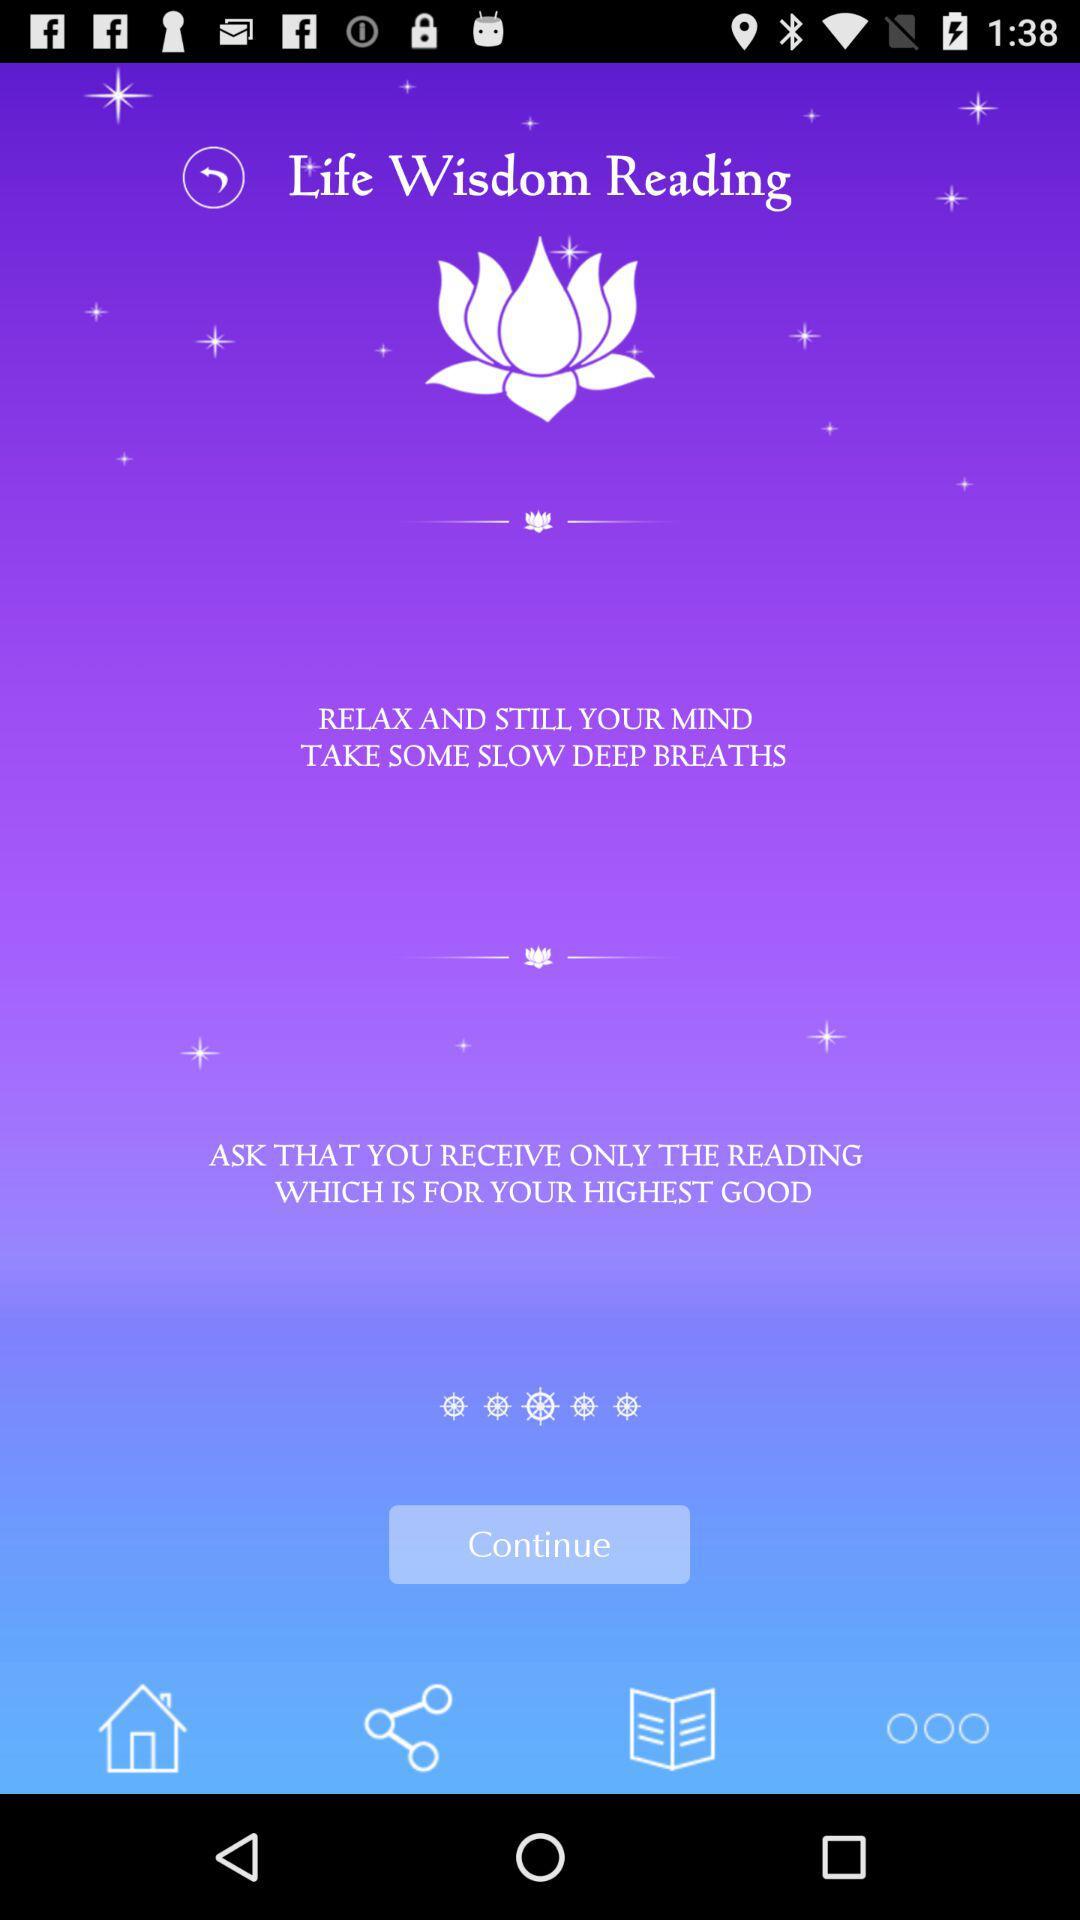 The width and height of the screenshot is (1080, 1920). What do you see at coordinates (406, 1727) in the screenshot?
I see `the share button on the web page` at bounding box center [406, 1727].